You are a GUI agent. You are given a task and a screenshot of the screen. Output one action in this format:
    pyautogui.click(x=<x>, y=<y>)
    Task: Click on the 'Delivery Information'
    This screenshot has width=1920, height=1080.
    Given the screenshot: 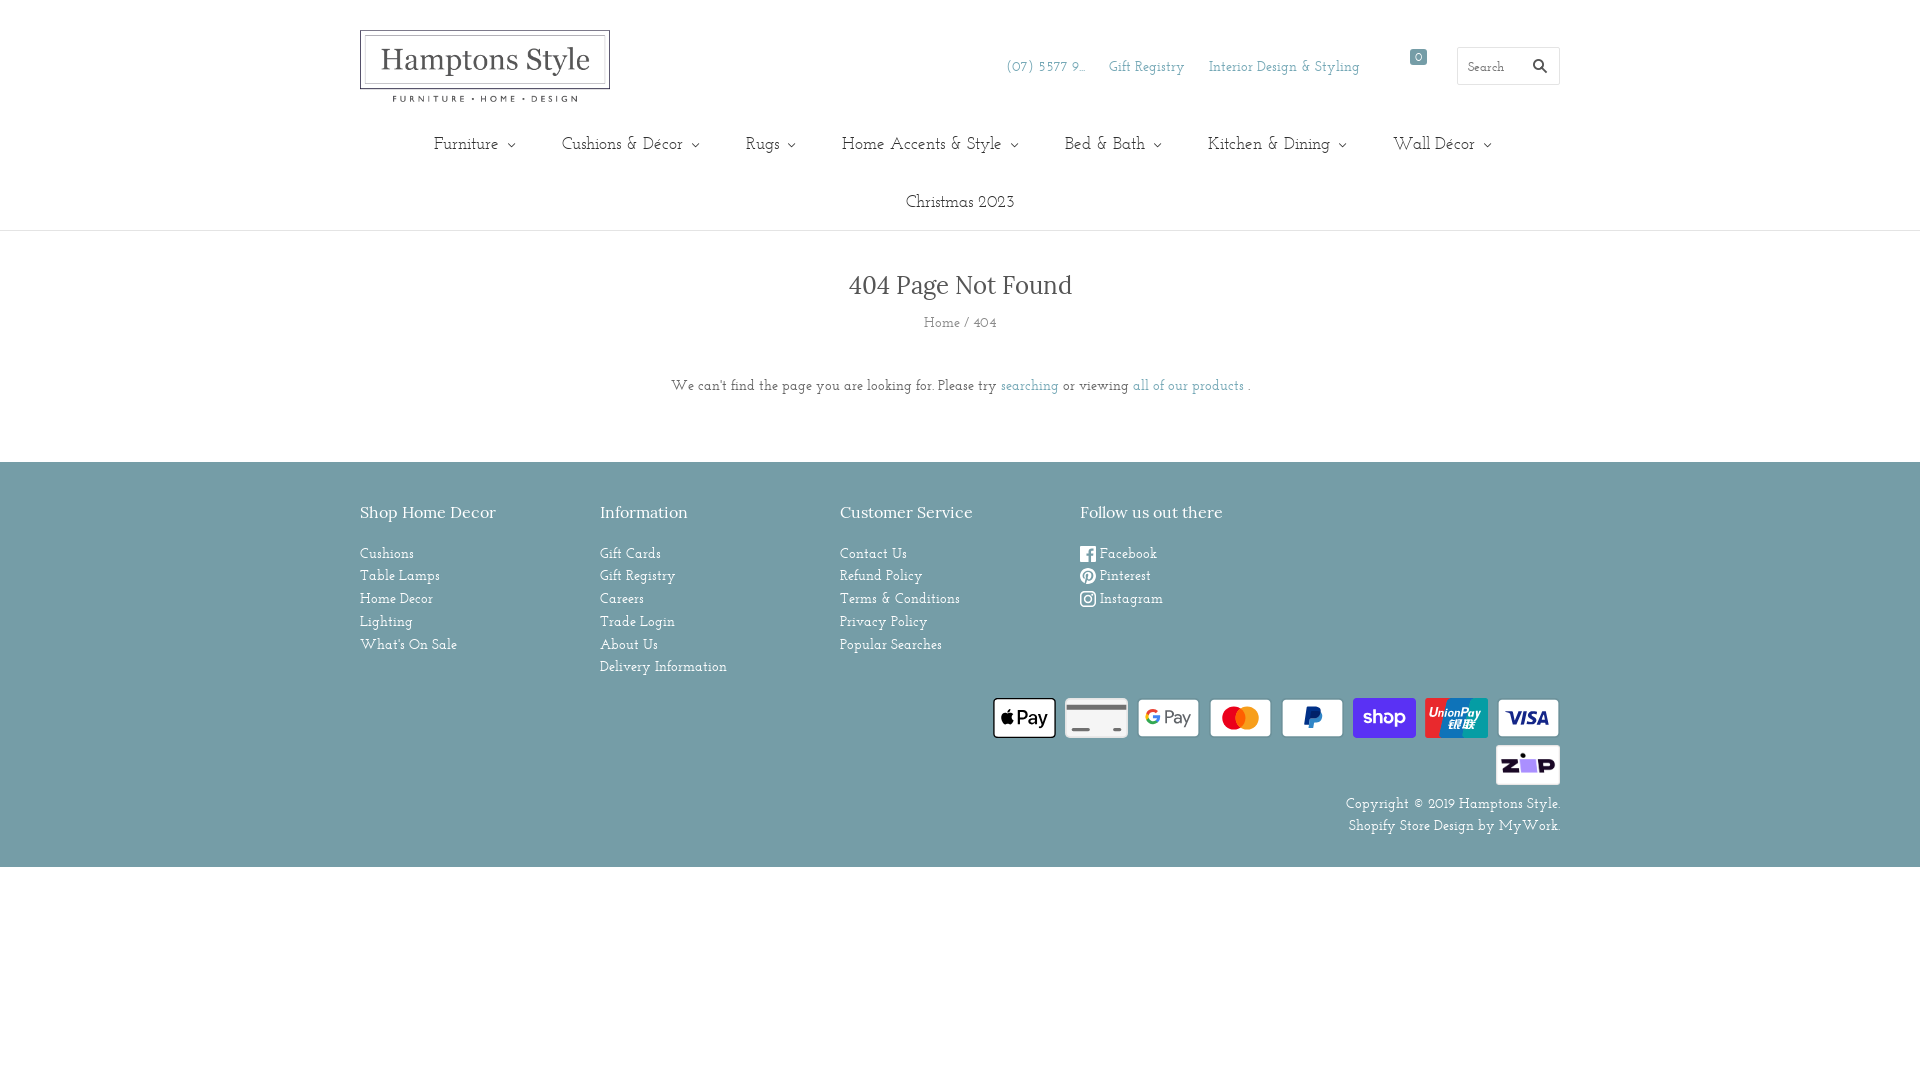 What is the action you would take?
    pyautogui.click(x=663, y=666)
    